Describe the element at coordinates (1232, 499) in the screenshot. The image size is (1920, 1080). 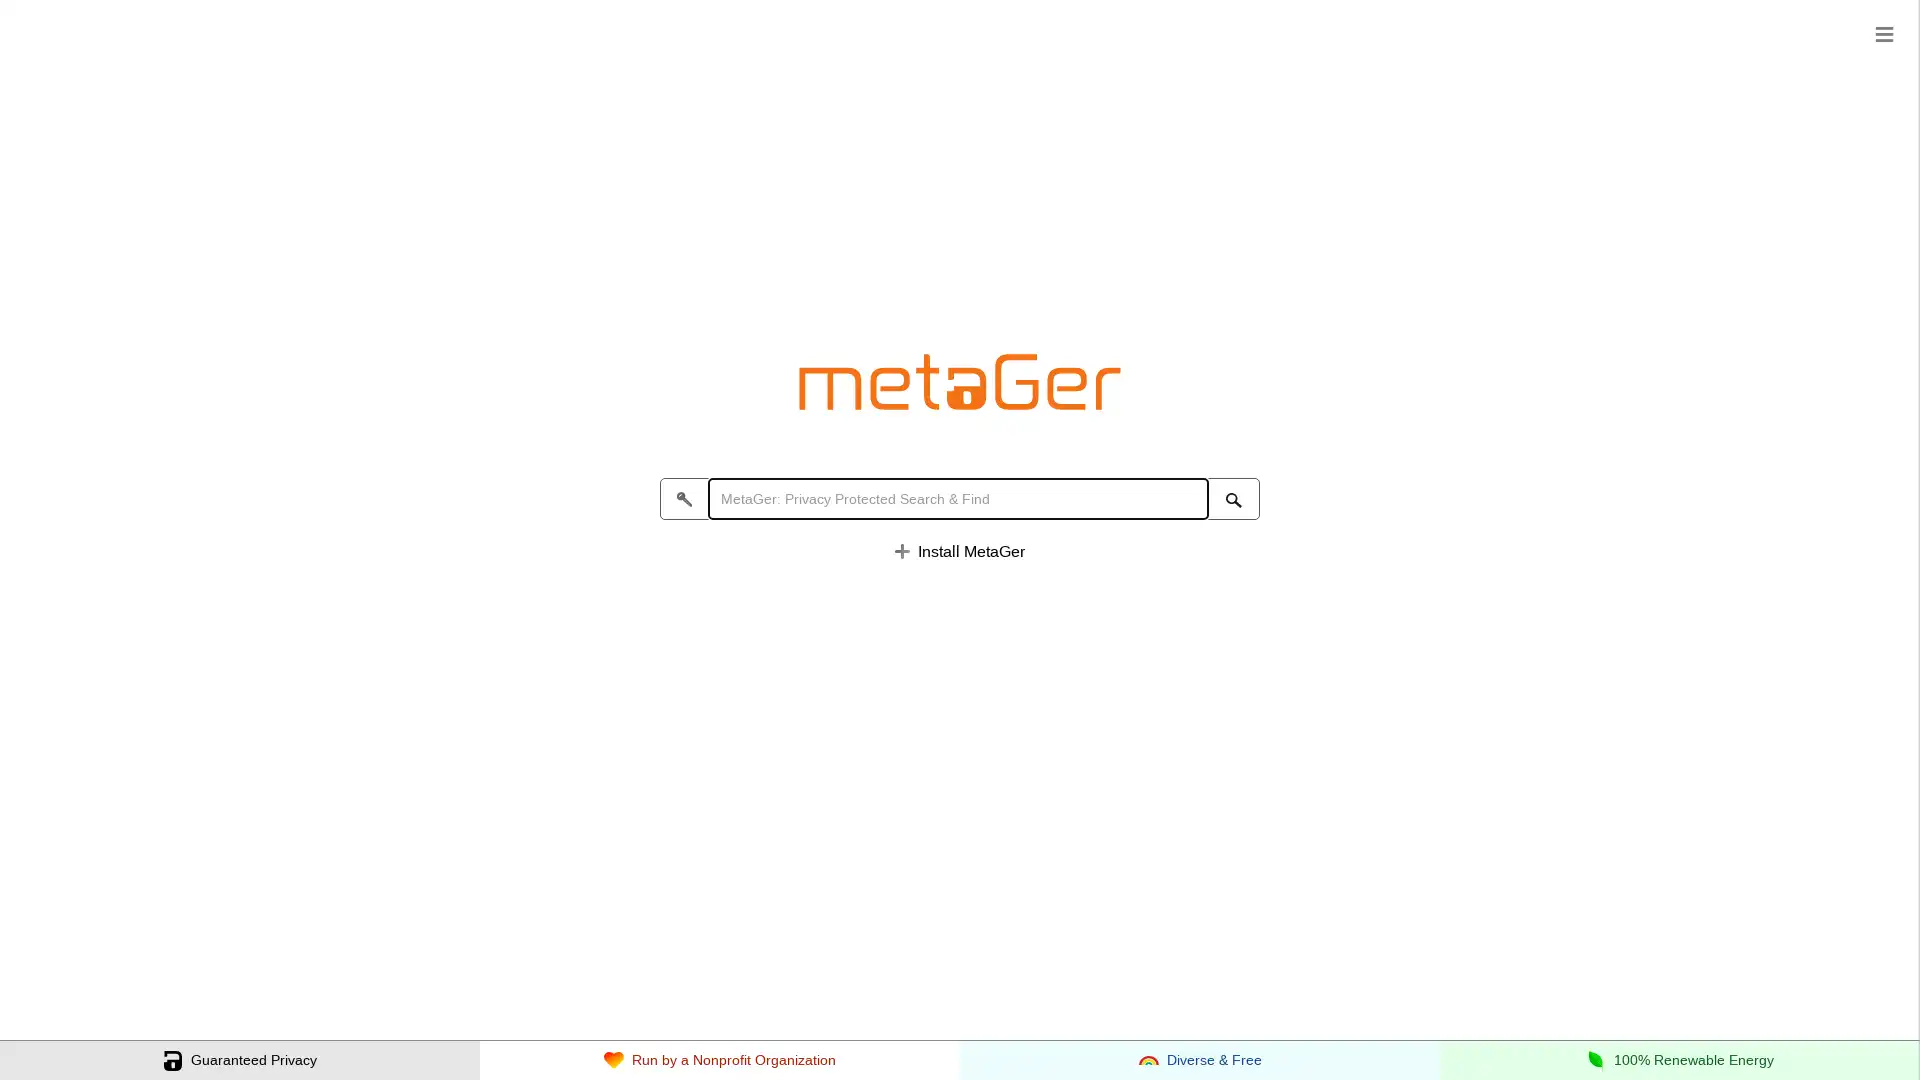
I see `MetaGer-Search` at that location.